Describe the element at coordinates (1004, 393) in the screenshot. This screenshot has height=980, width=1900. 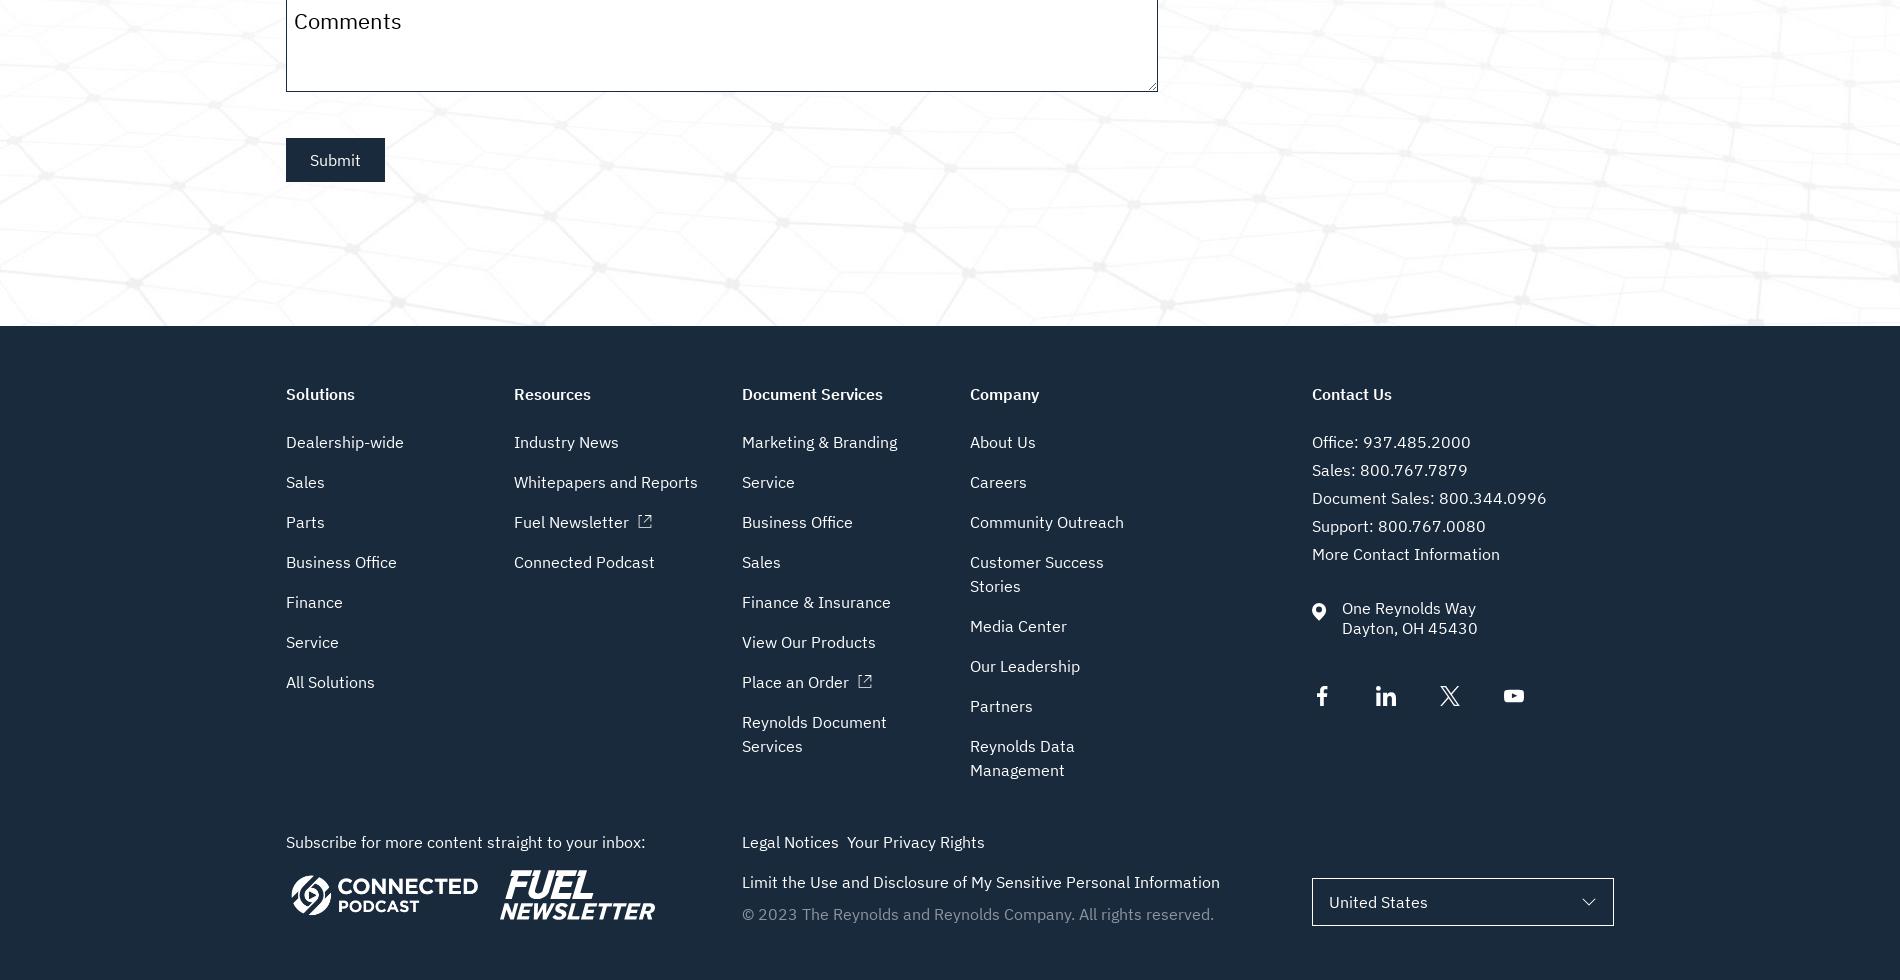
I see `'Company'` at that location.